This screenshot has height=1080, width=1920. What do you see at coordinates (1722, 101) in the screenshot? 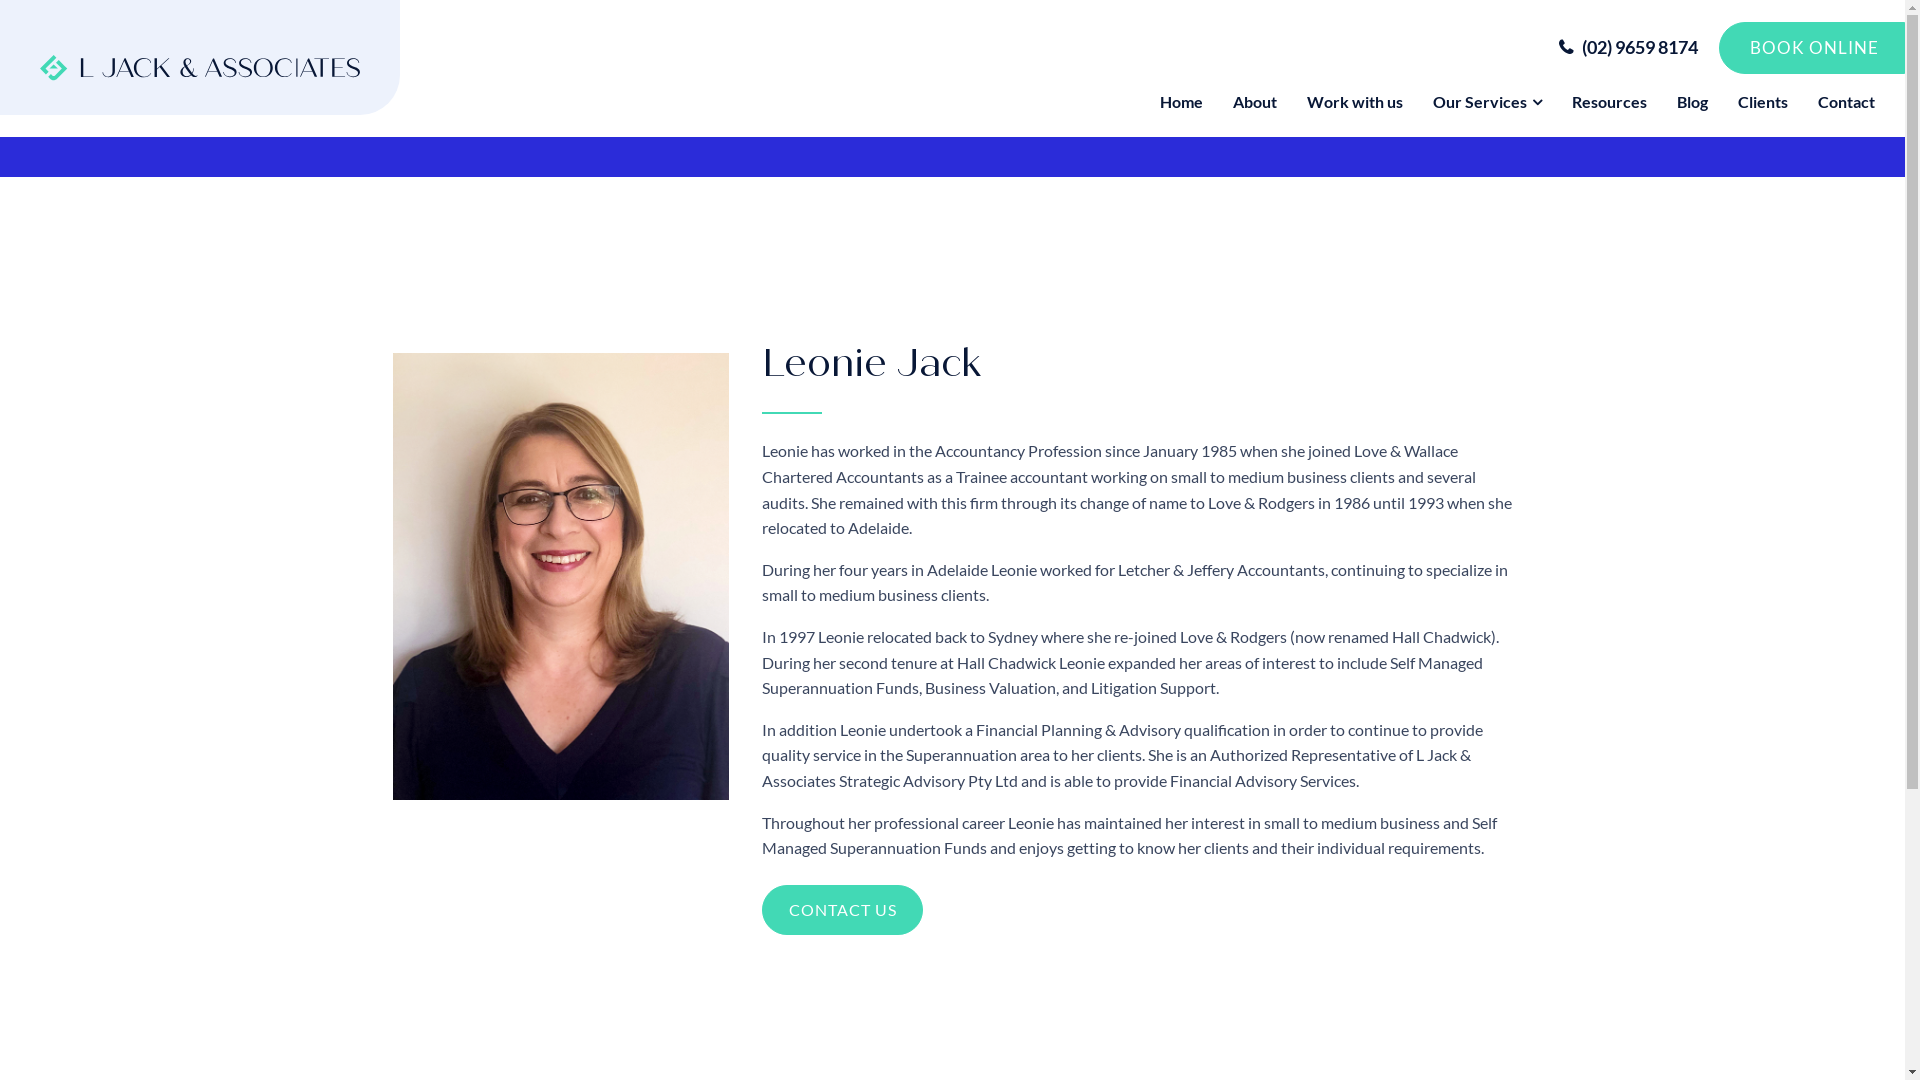
I see `'Clients'` at bounding box center [1722, 101].